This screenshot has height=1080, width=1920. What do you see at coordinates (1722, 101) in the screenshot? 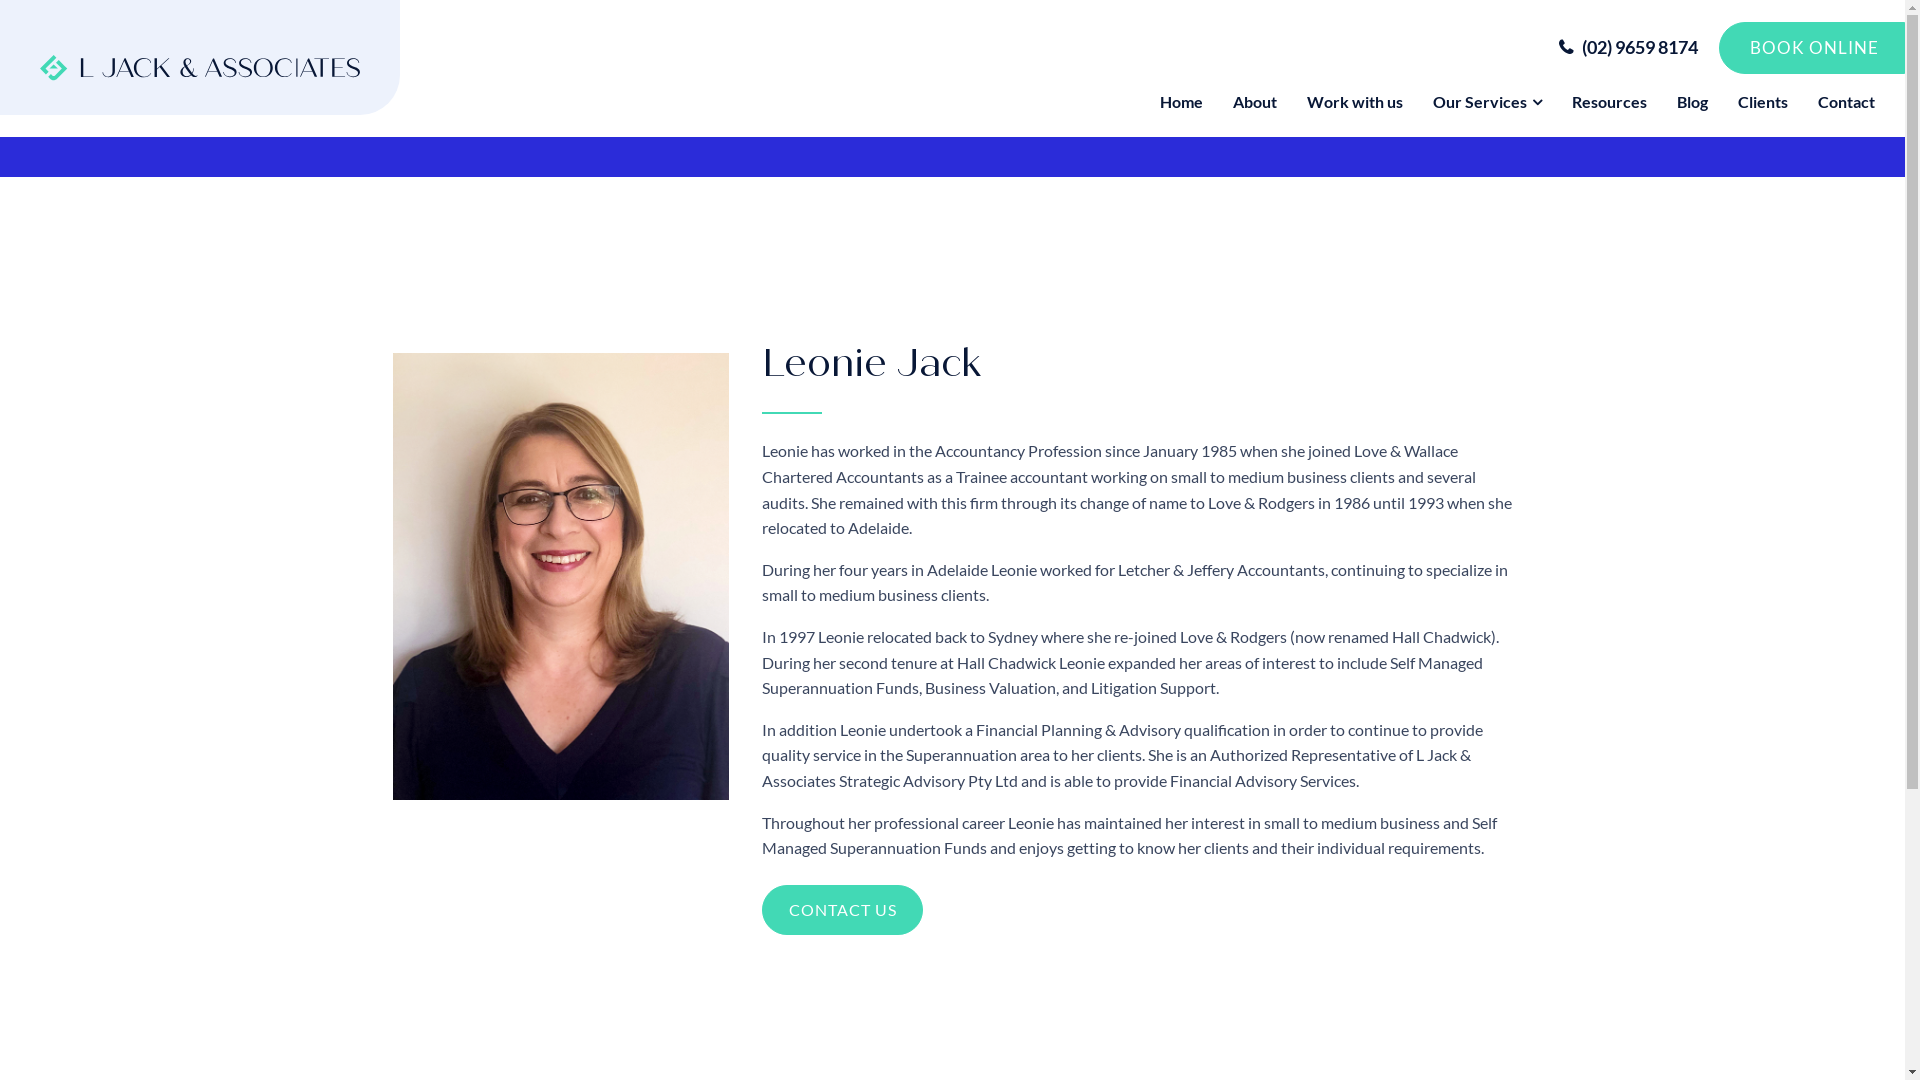
I see `'Clients'` at bounding box center [1722, 101].